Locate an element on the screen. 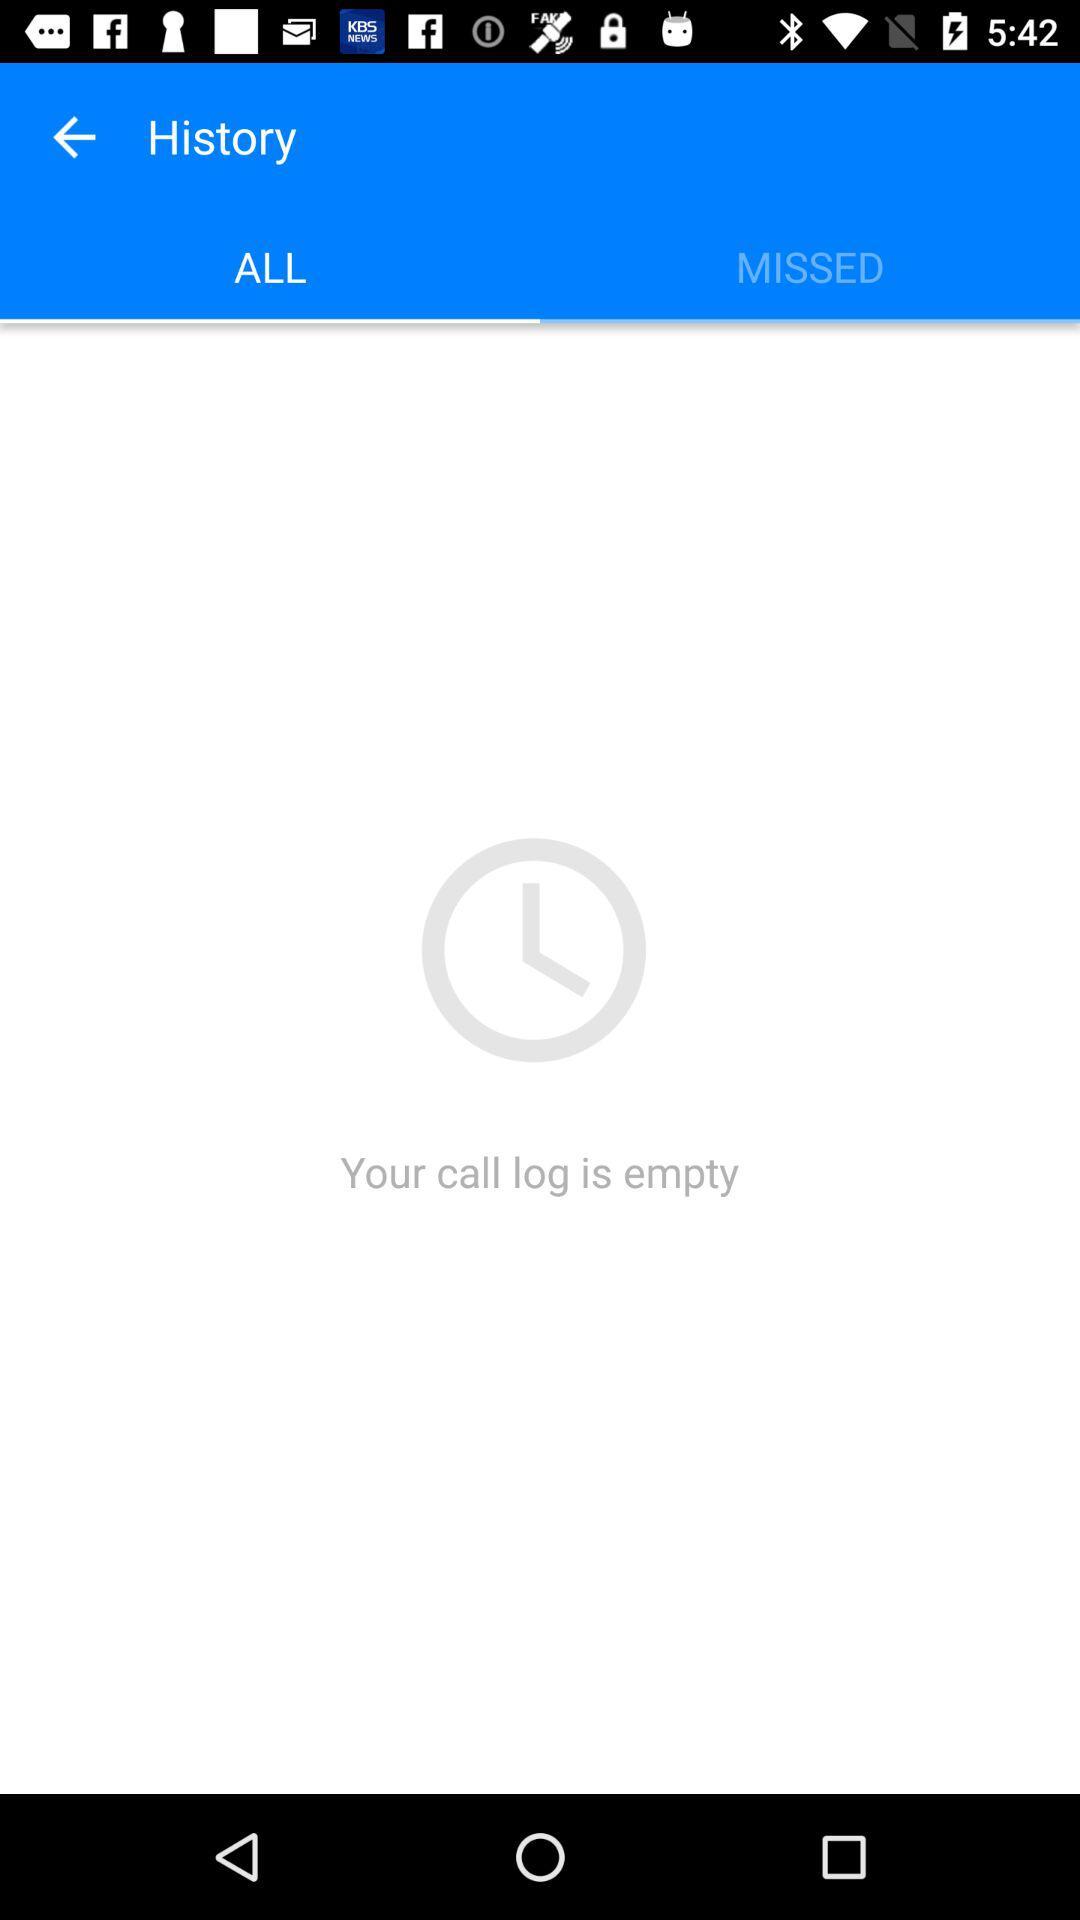  item to the left of missed is located at coordinates (270, 265).